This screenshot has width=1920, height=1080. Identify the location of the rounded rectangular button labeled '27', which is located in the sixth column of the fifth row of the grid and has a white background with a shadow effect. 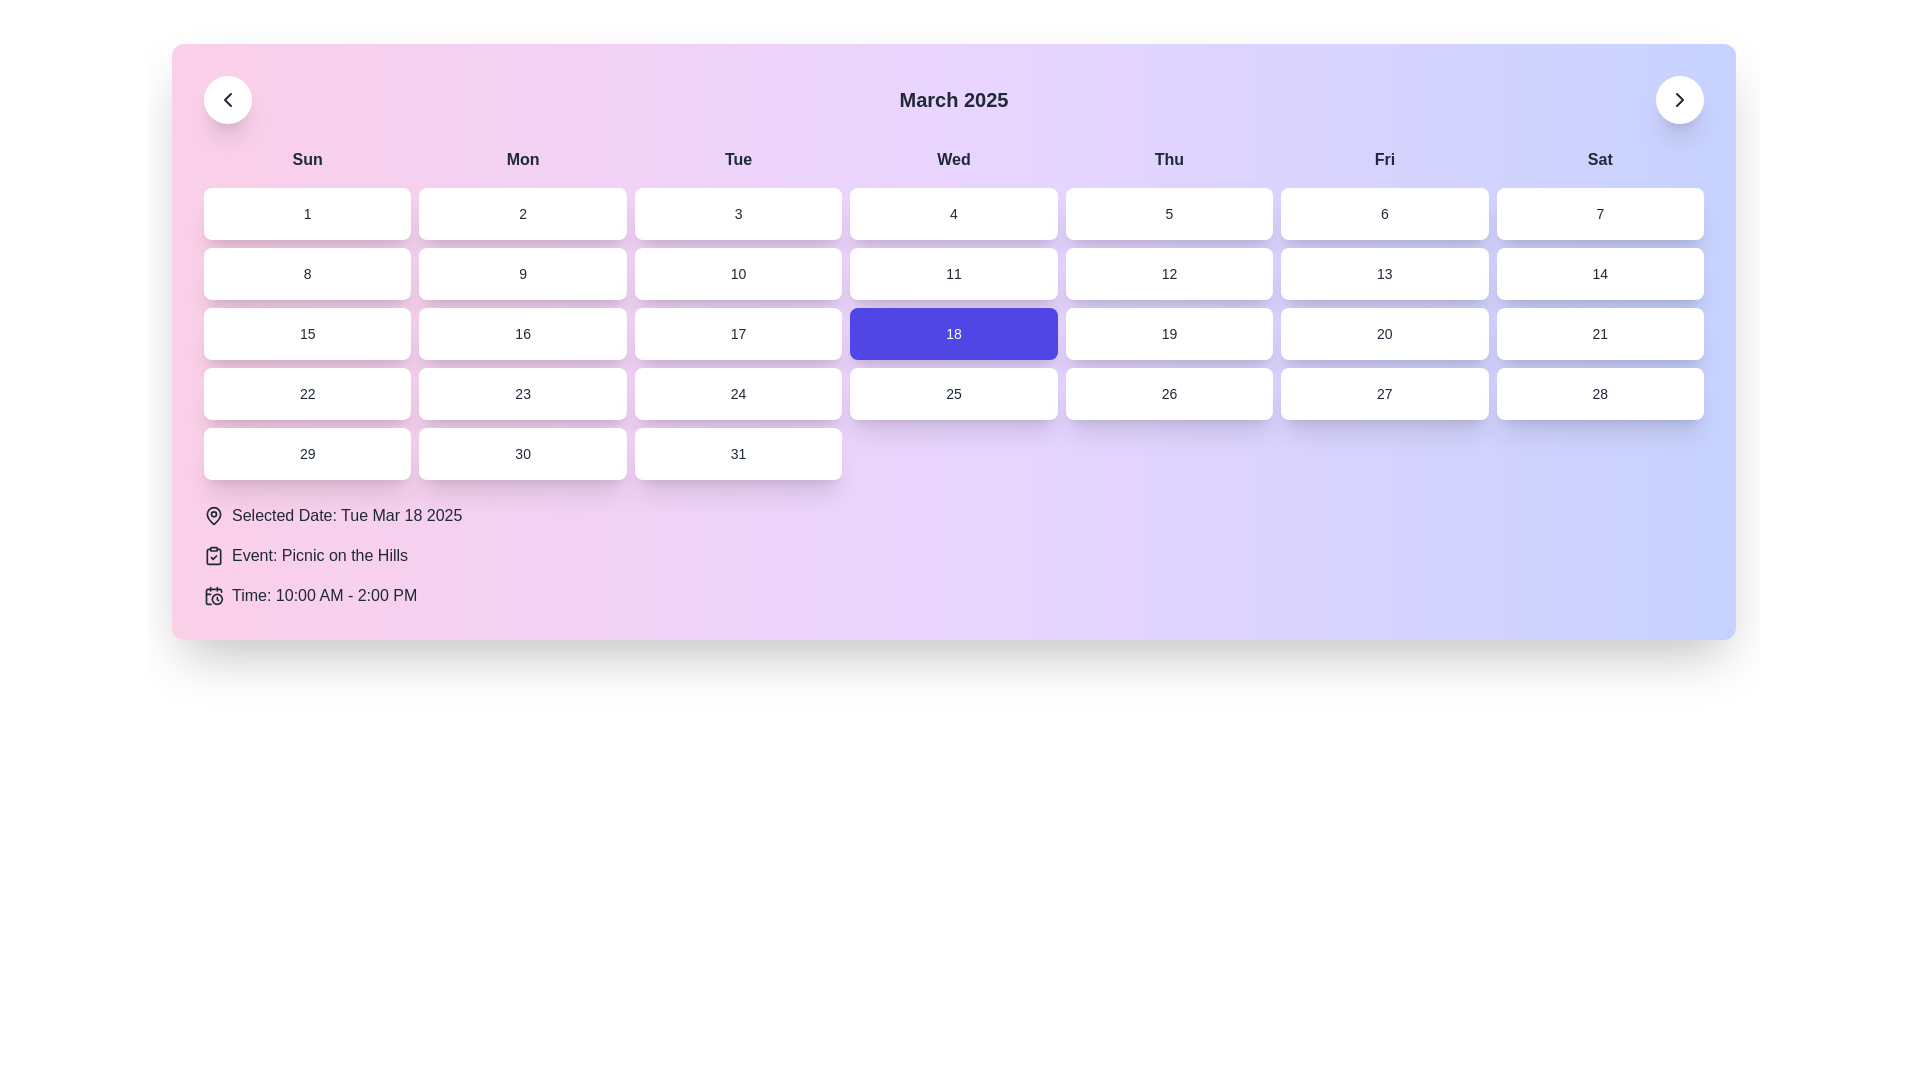
(1383, 393).